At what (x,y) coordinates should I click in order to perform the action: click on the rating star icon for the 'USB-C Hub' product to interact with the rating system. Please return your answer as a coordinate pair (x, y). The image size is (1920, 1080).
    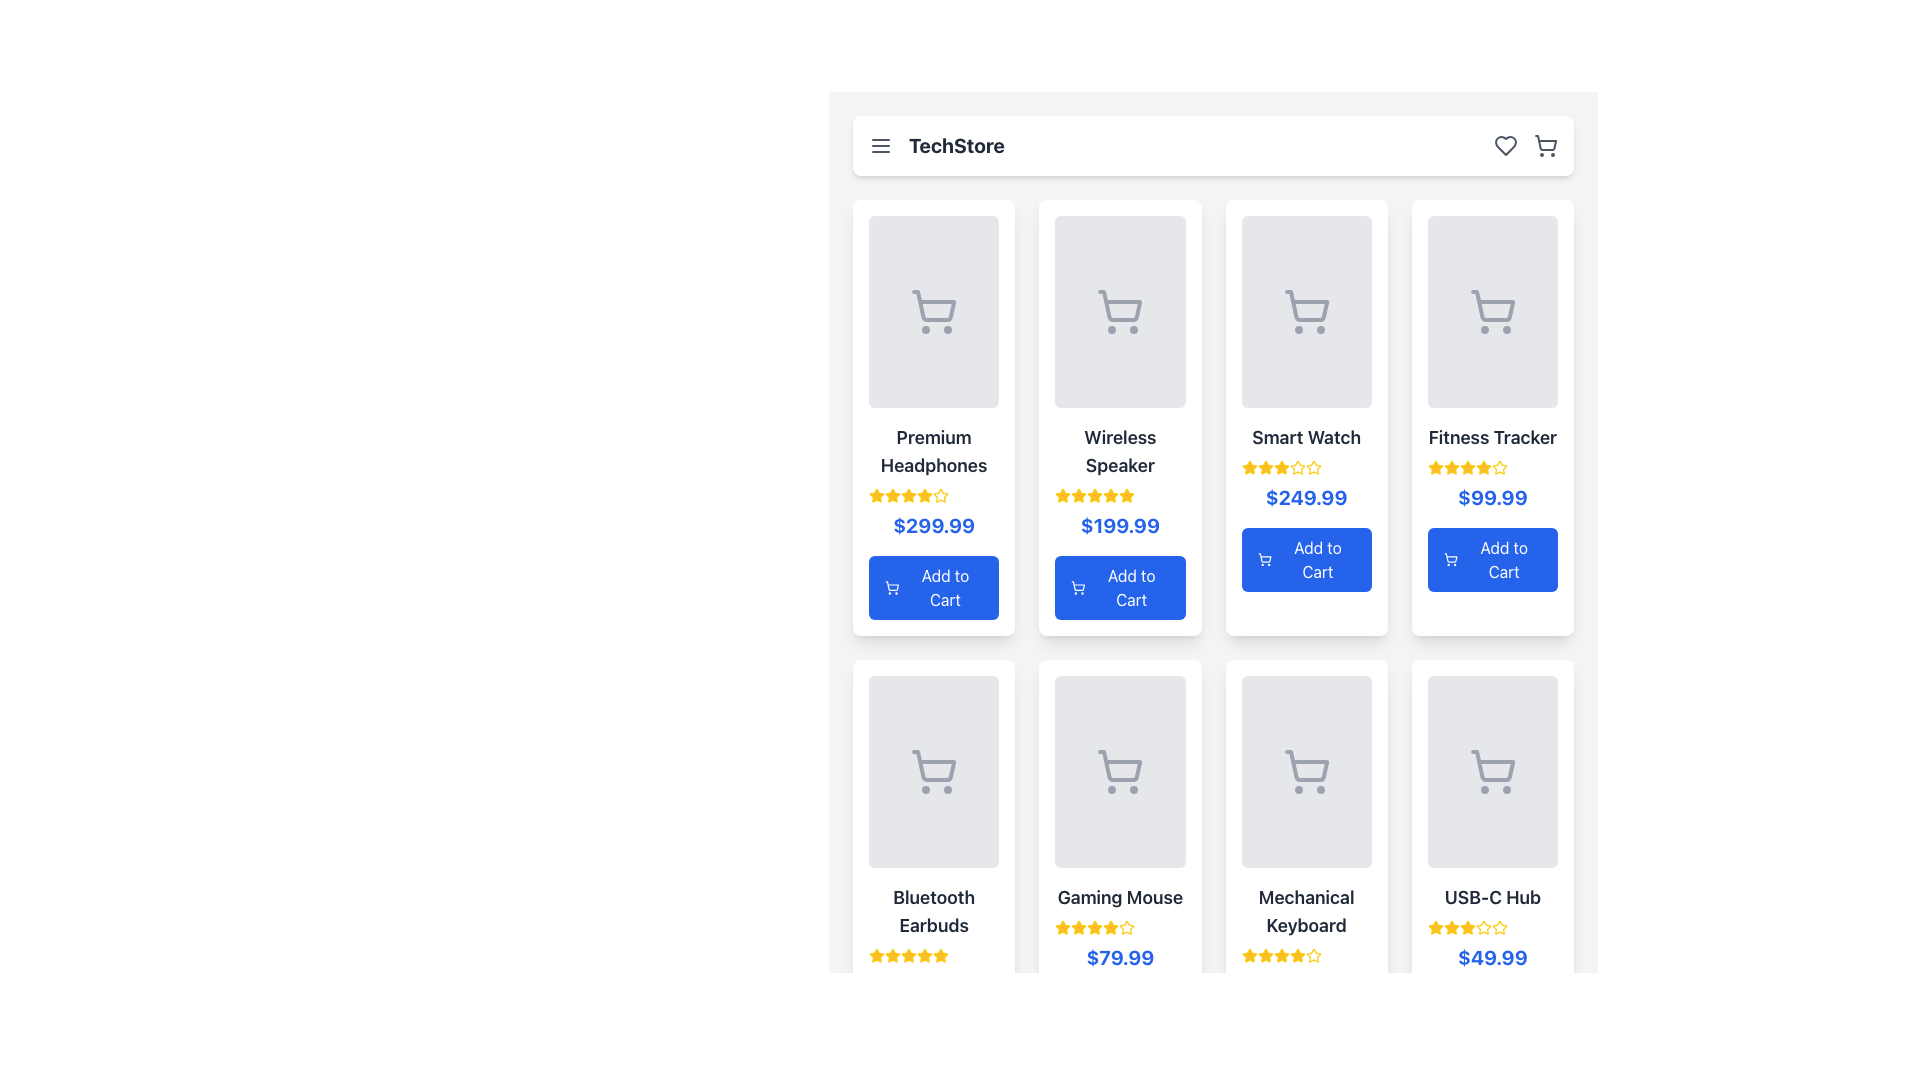
    Looking at the image, I should click on (1451, 927).